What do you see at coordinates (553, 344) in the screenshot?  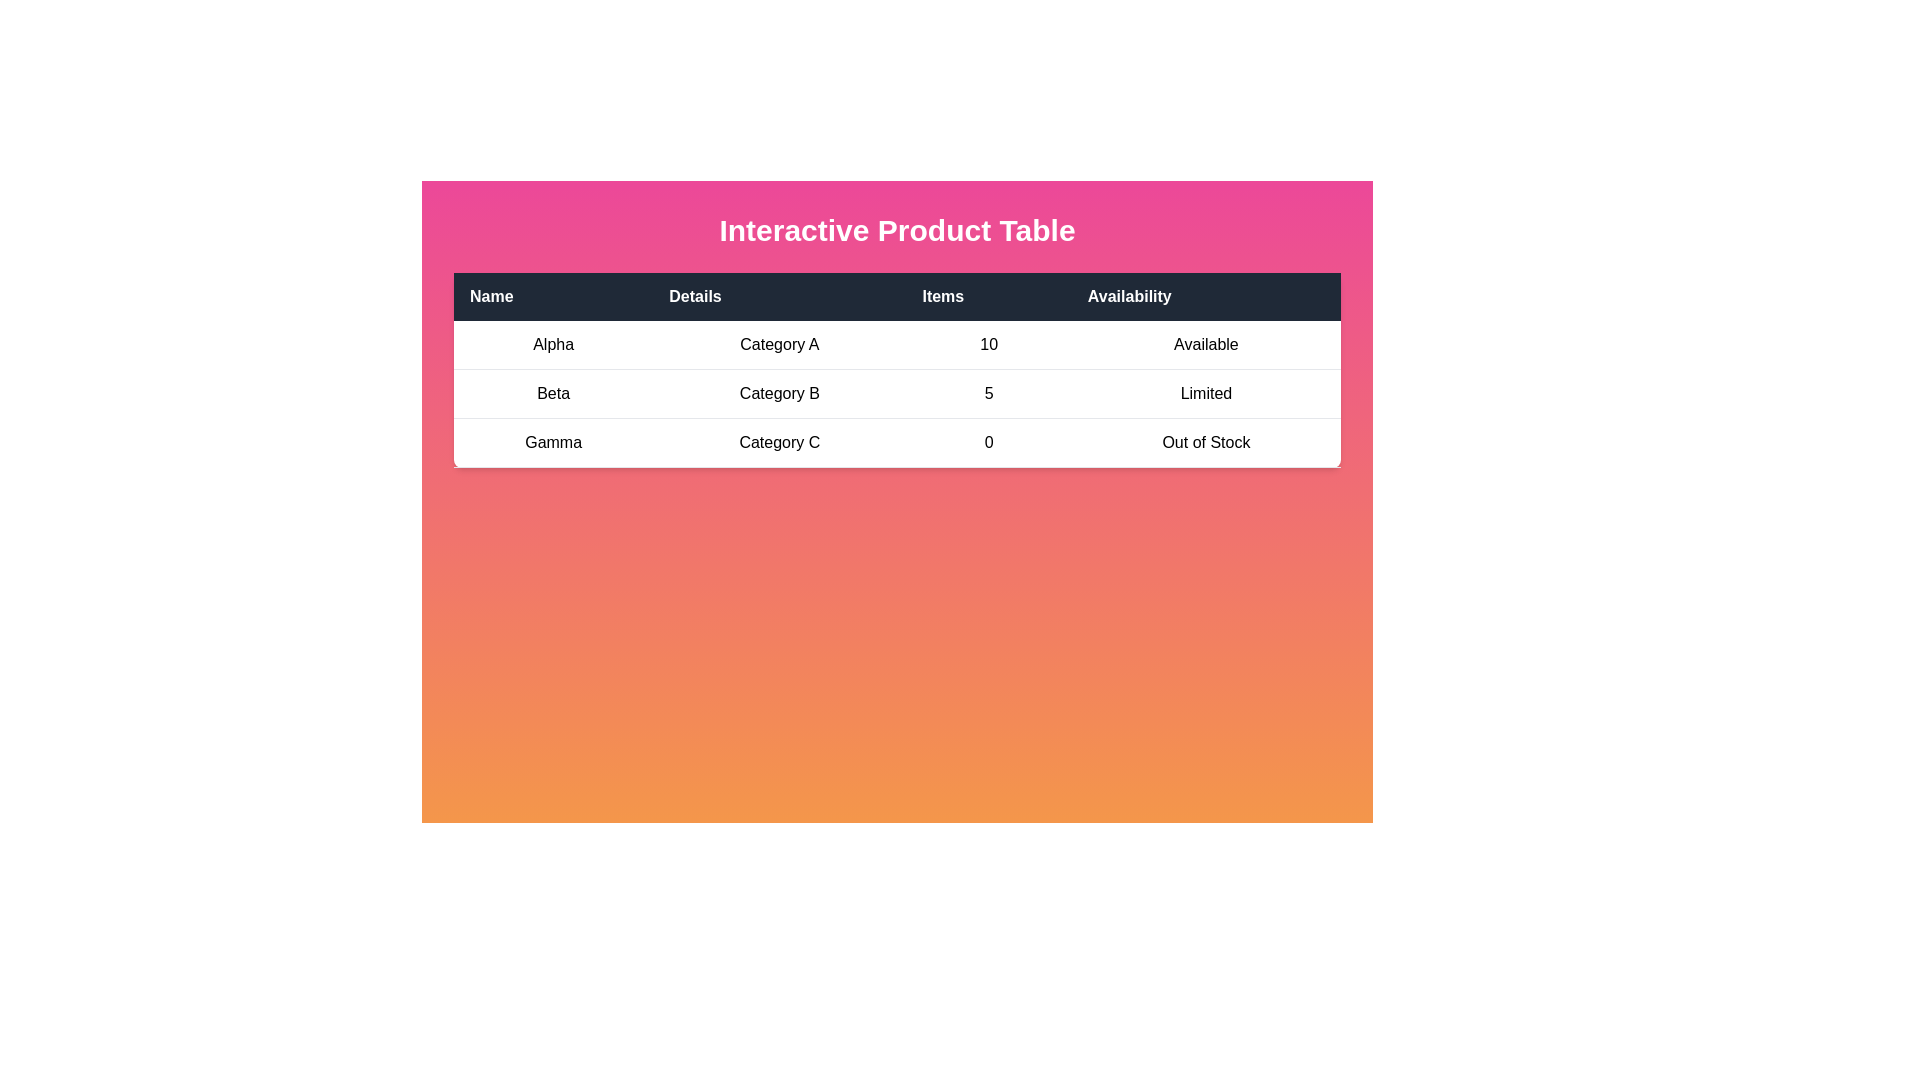 I see `on the table cell displaying the text 'Alpha'` at bounding box center [553, 344].